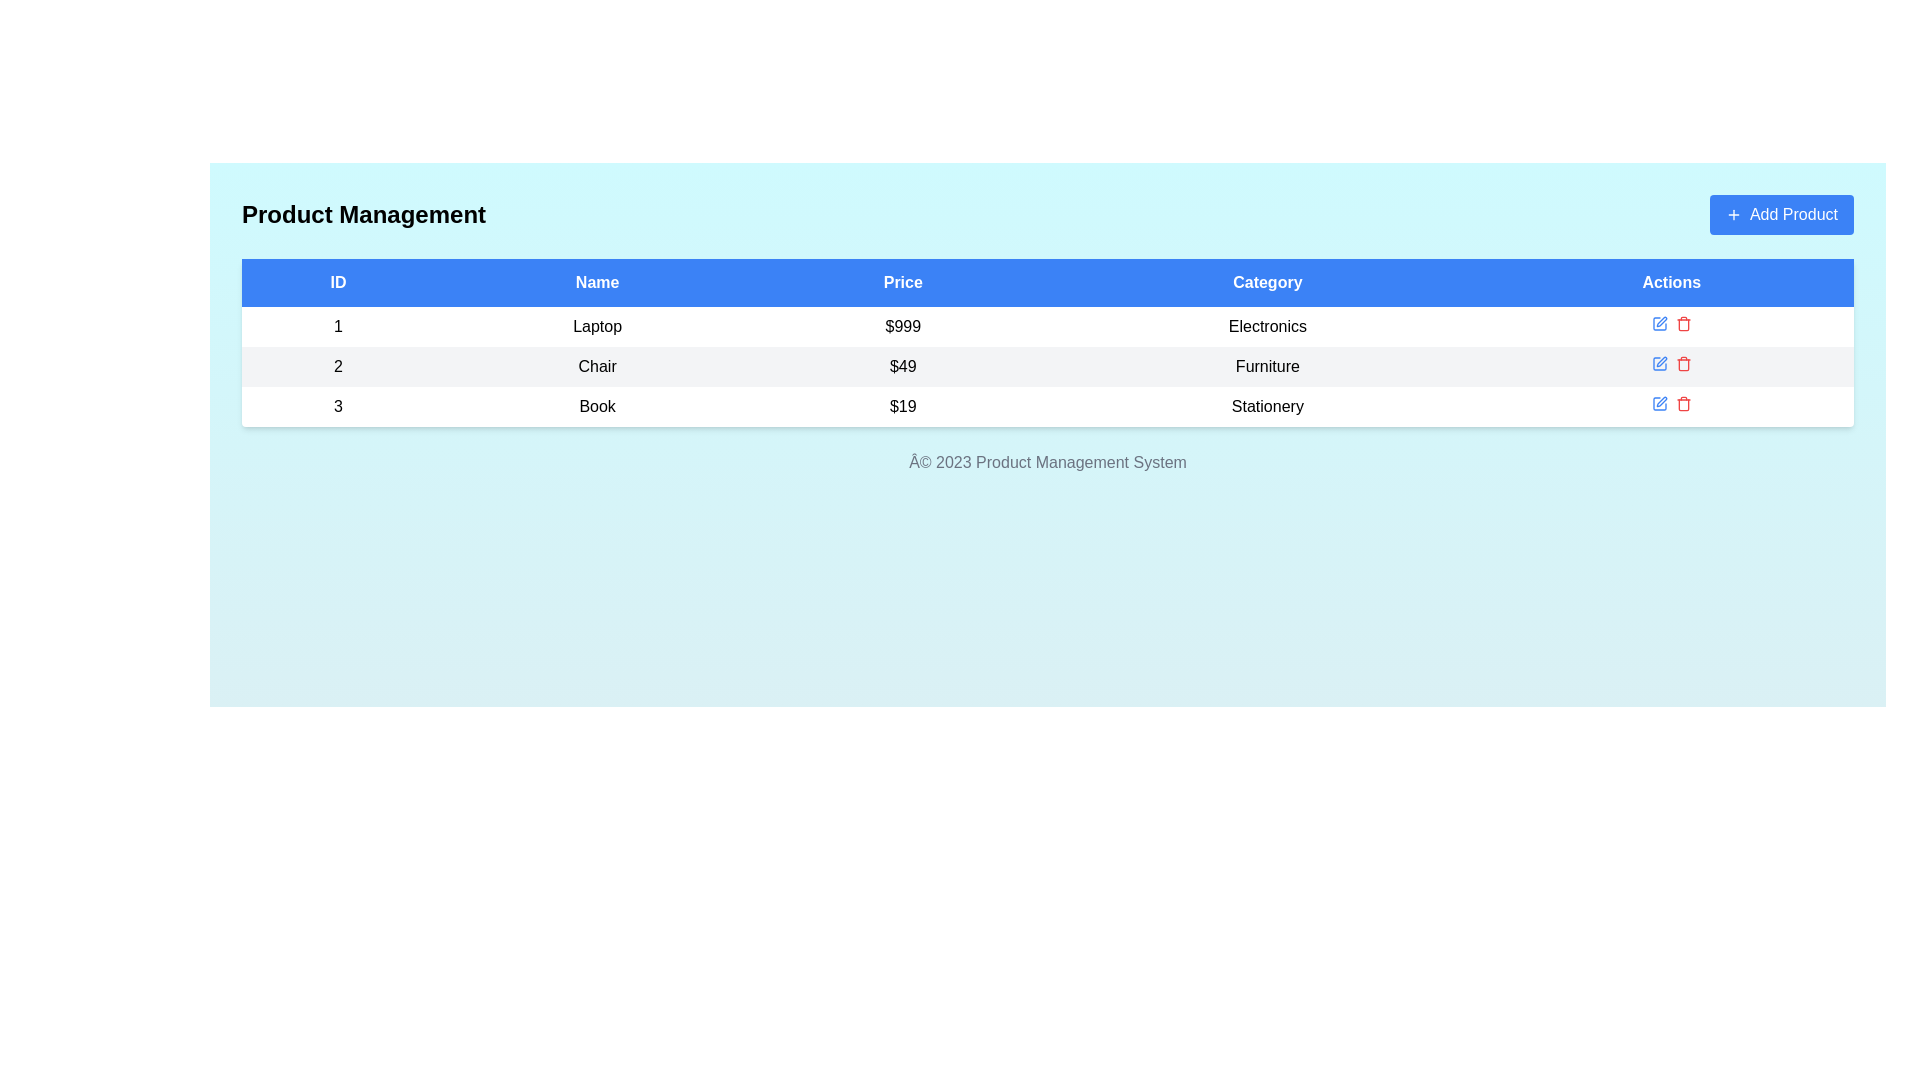  I want to click on the edit icon button in the Actions column of the table row for the product 'Book', so click(1659, 404).